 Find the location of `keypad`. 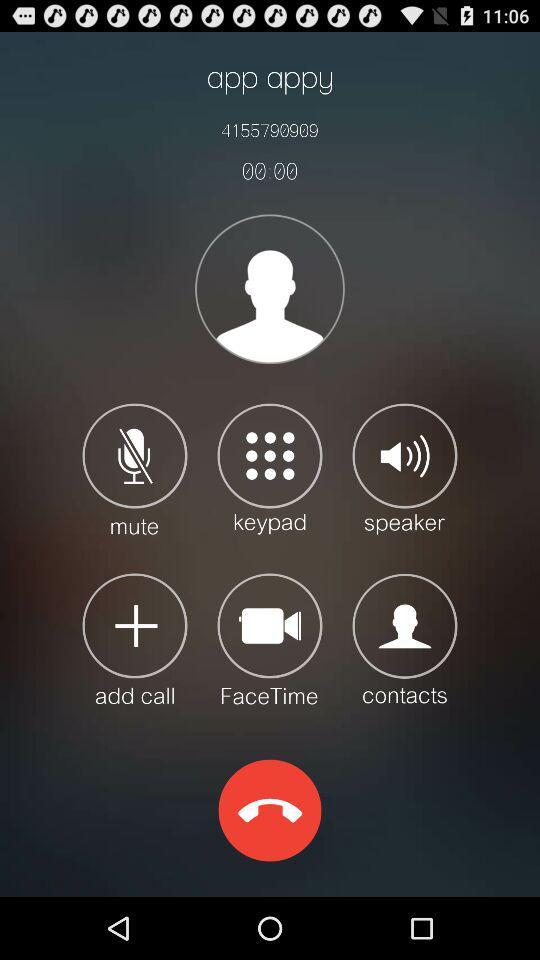

keypad is located at coordinates (270, 468).